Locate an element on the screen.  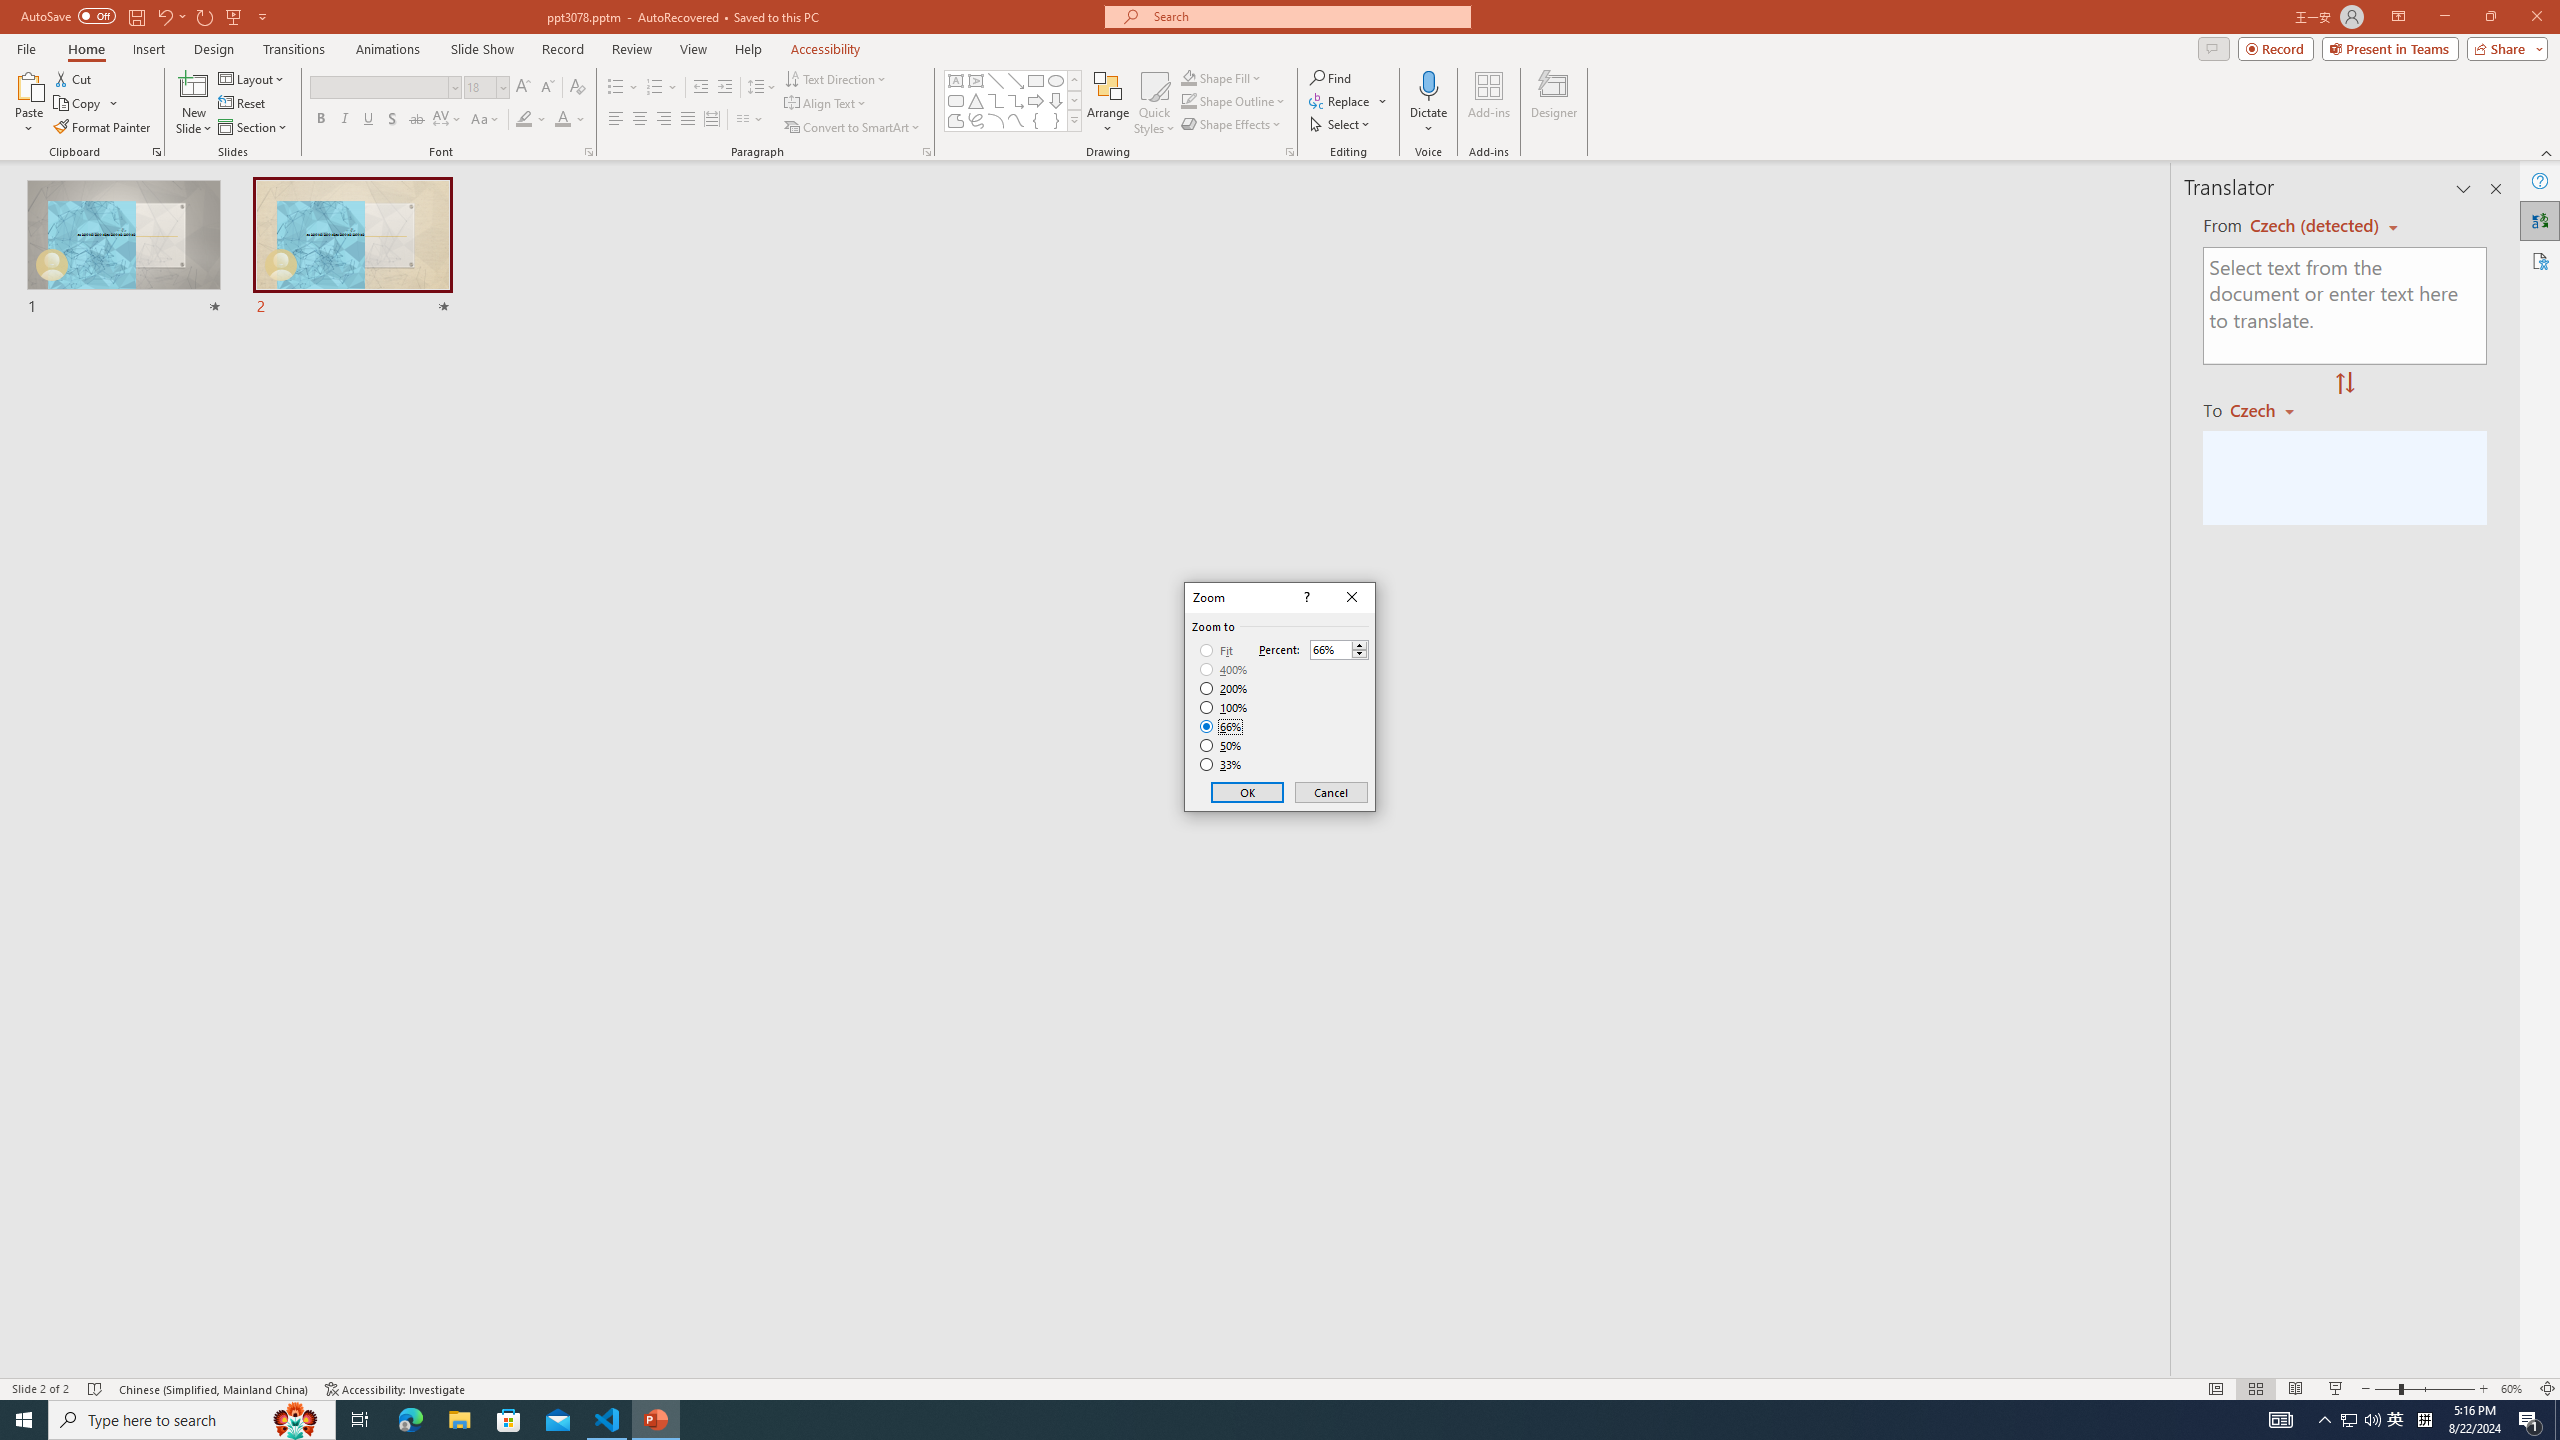
'Context help' is located at coordinates (1304, 597).